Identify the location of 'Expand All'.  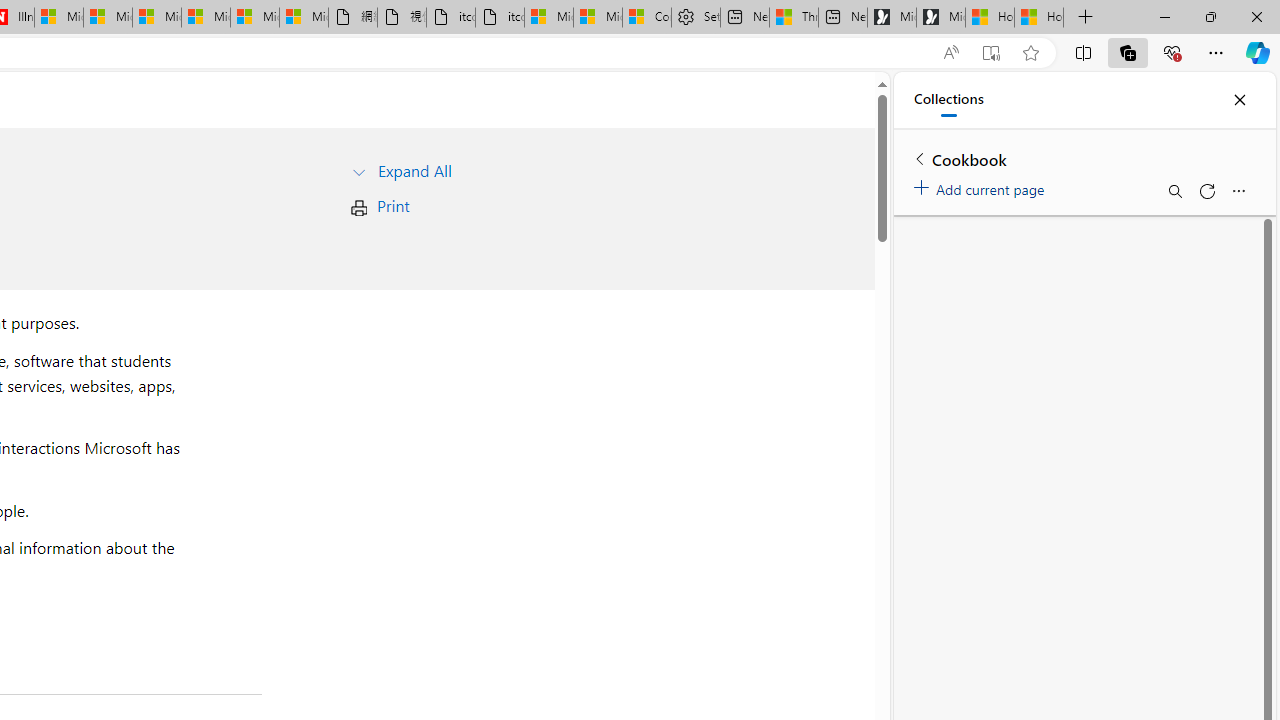
(413, 169).